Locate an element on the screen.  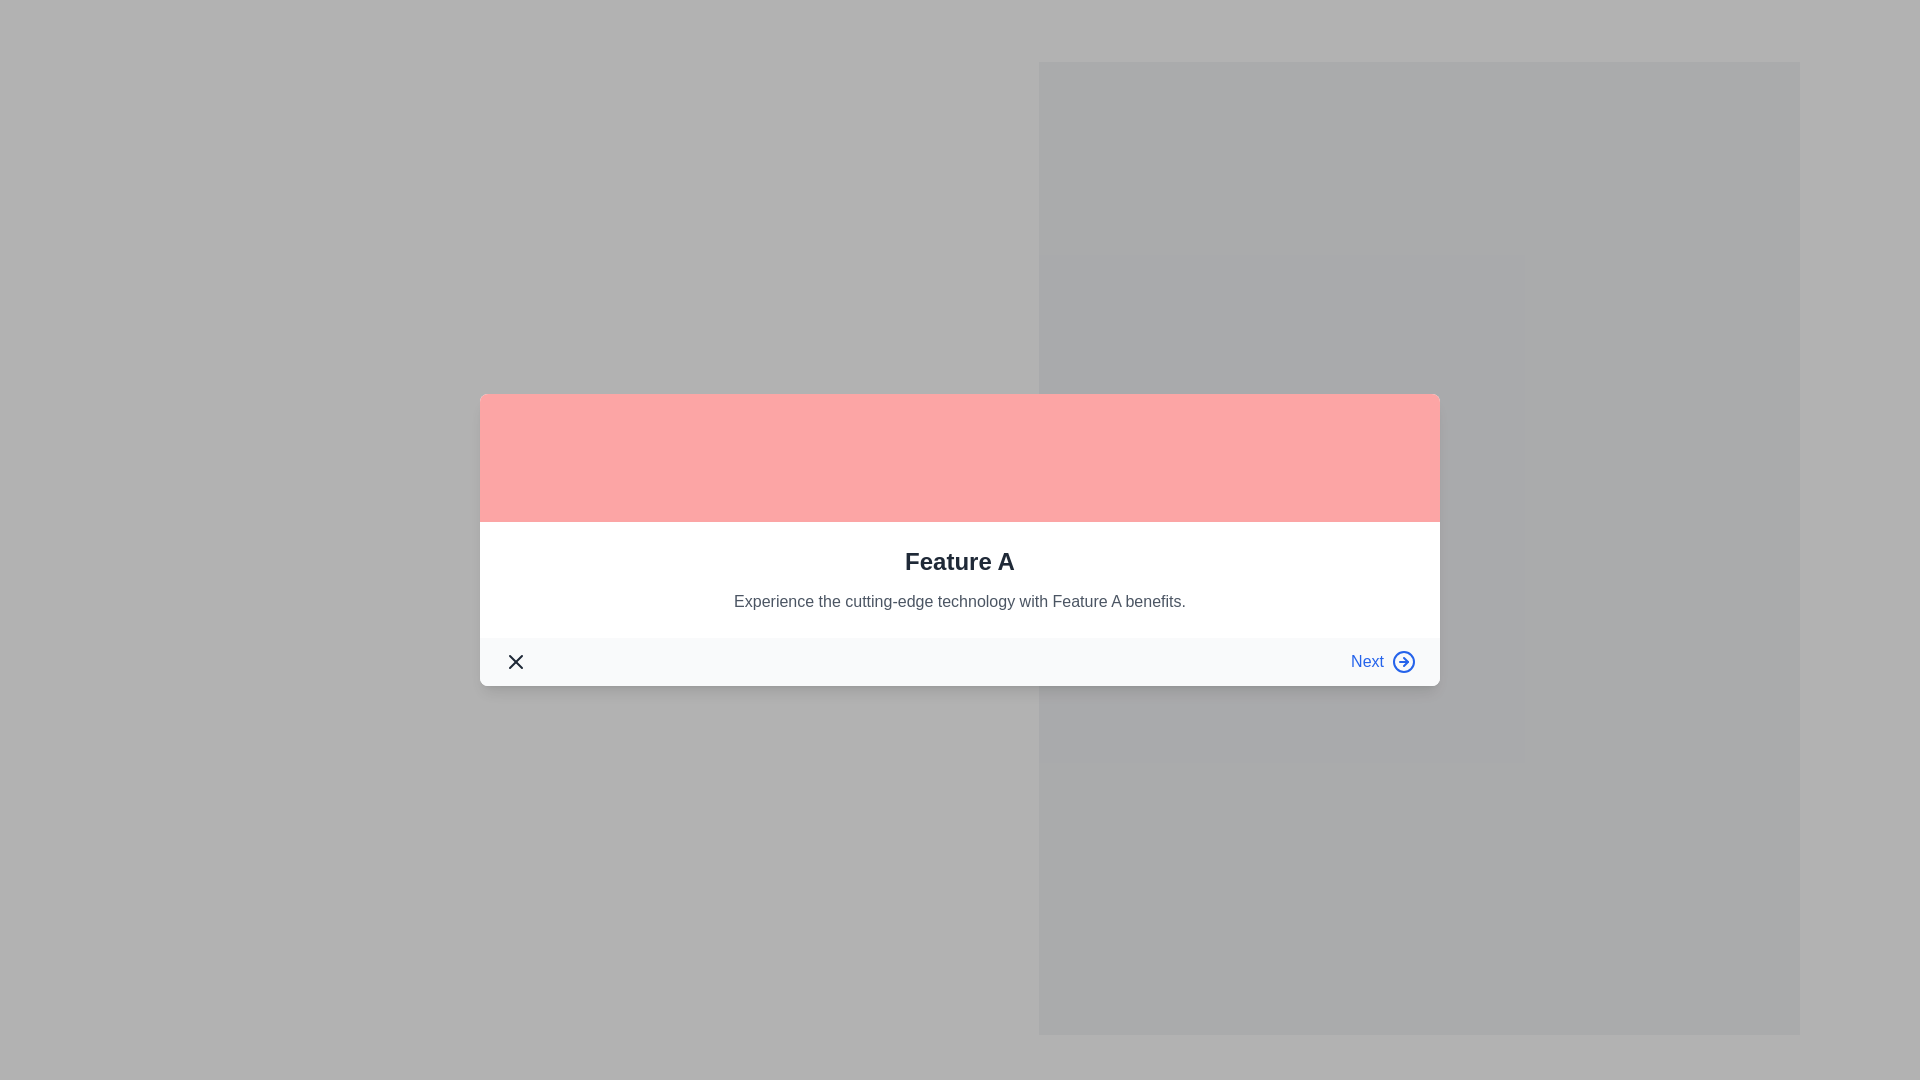
the close button located at the bottom-left corner of the modal to trigger a hover effect is located at coordinates (515, 662).